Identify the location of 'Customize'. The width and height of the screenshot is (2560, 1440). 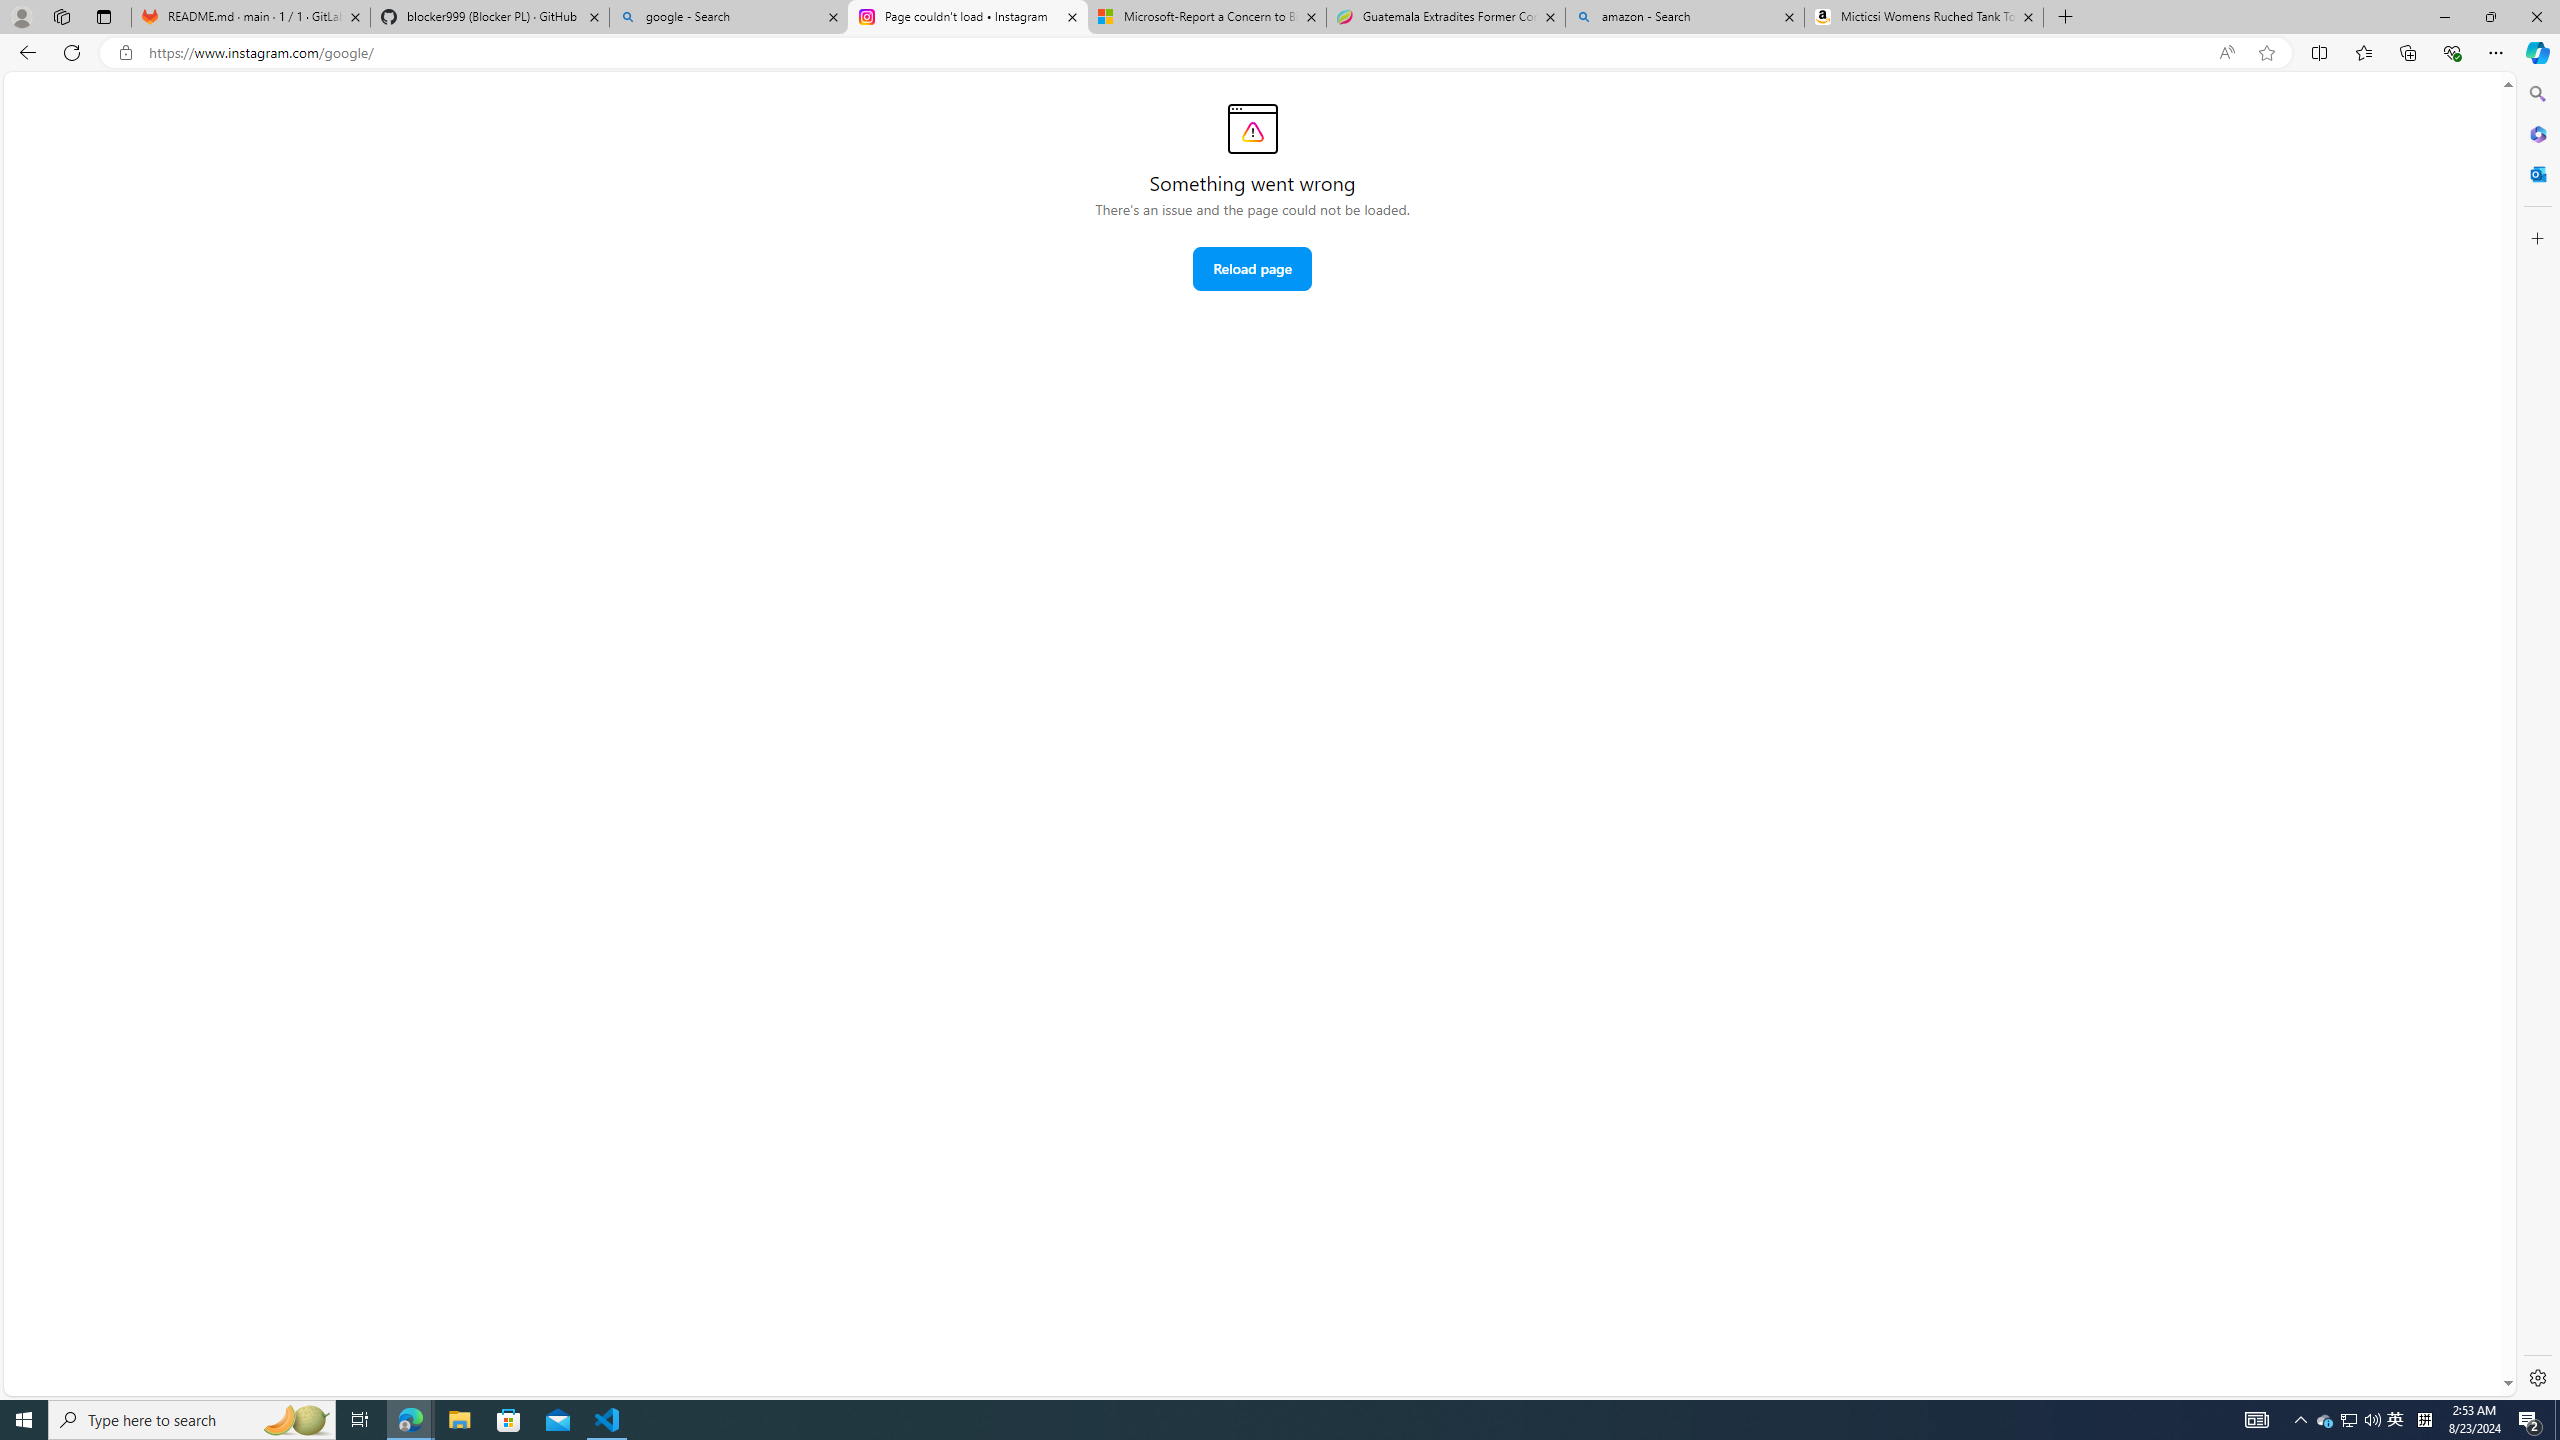
(2535, 237).